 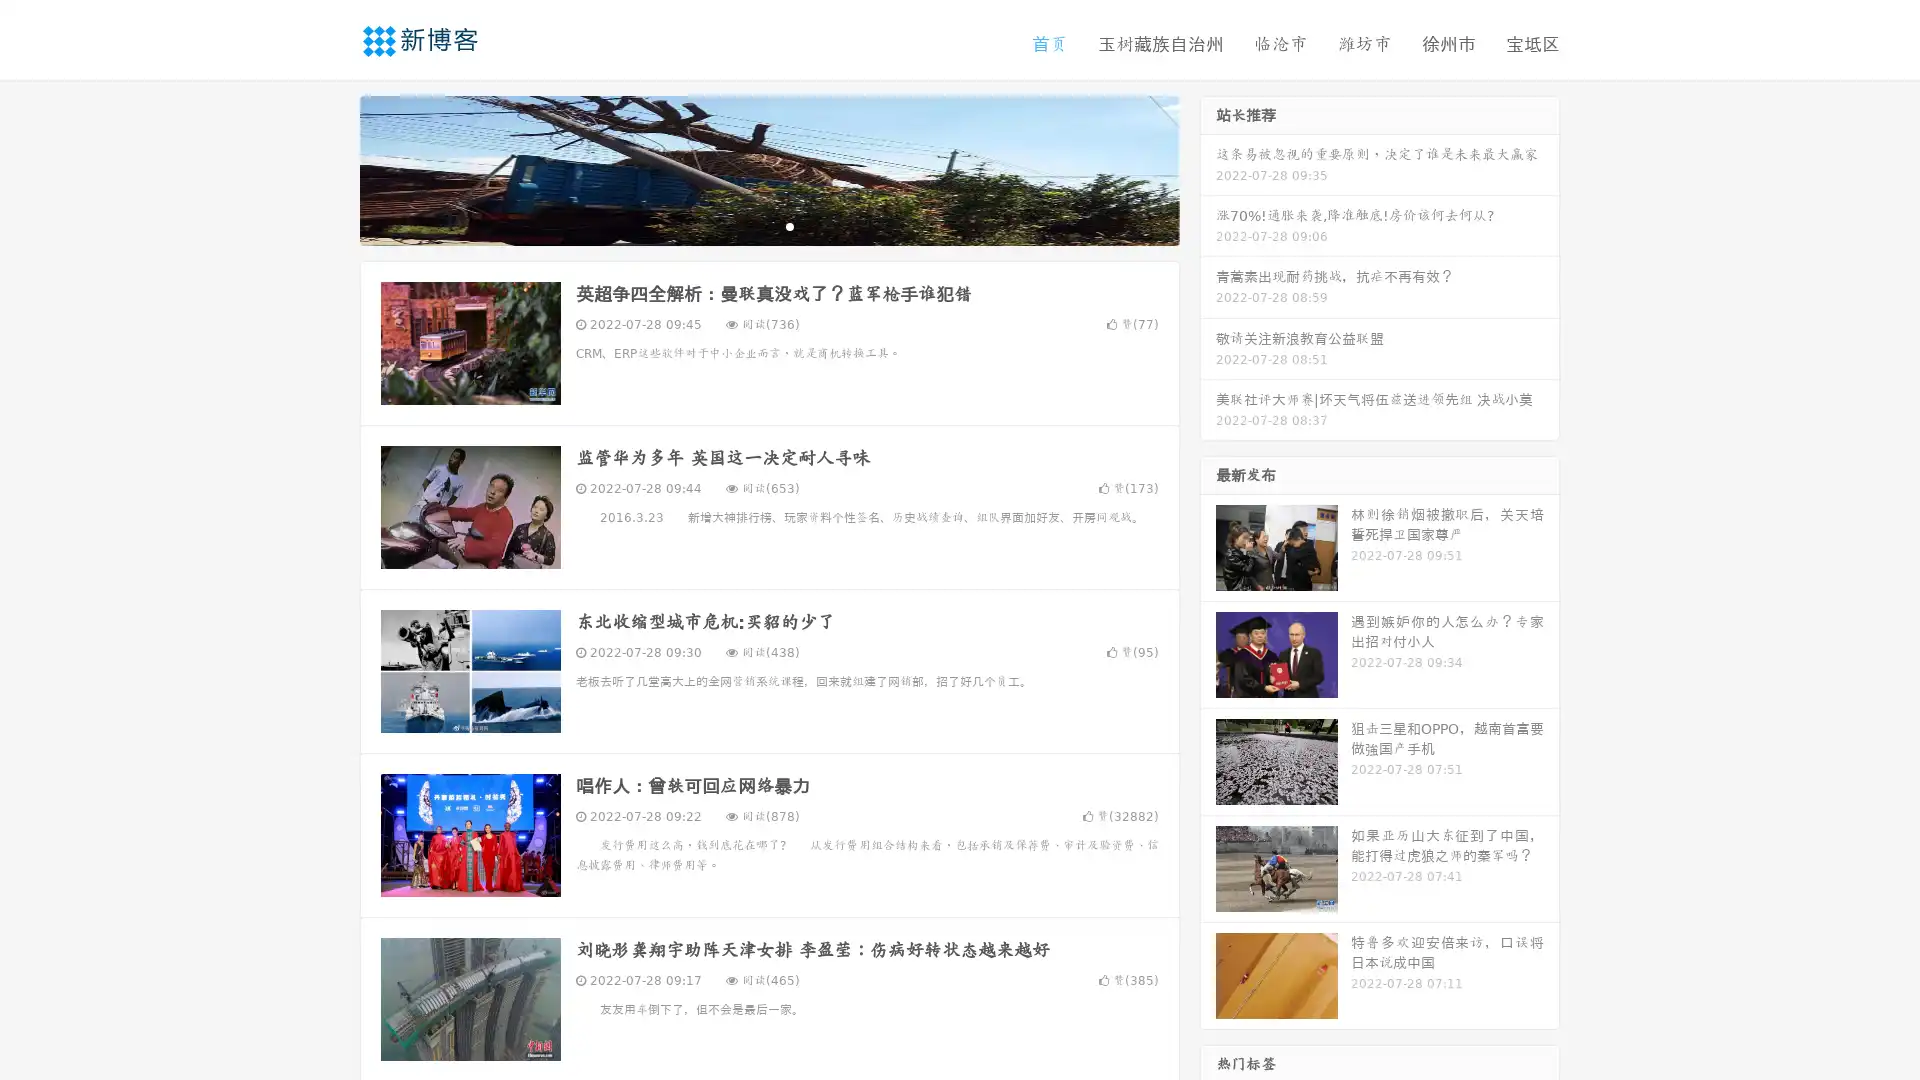 What do you see at coordinates (1208, 168) in the screenshot?
I see `Next slide` at bounding box center [1208, 168].